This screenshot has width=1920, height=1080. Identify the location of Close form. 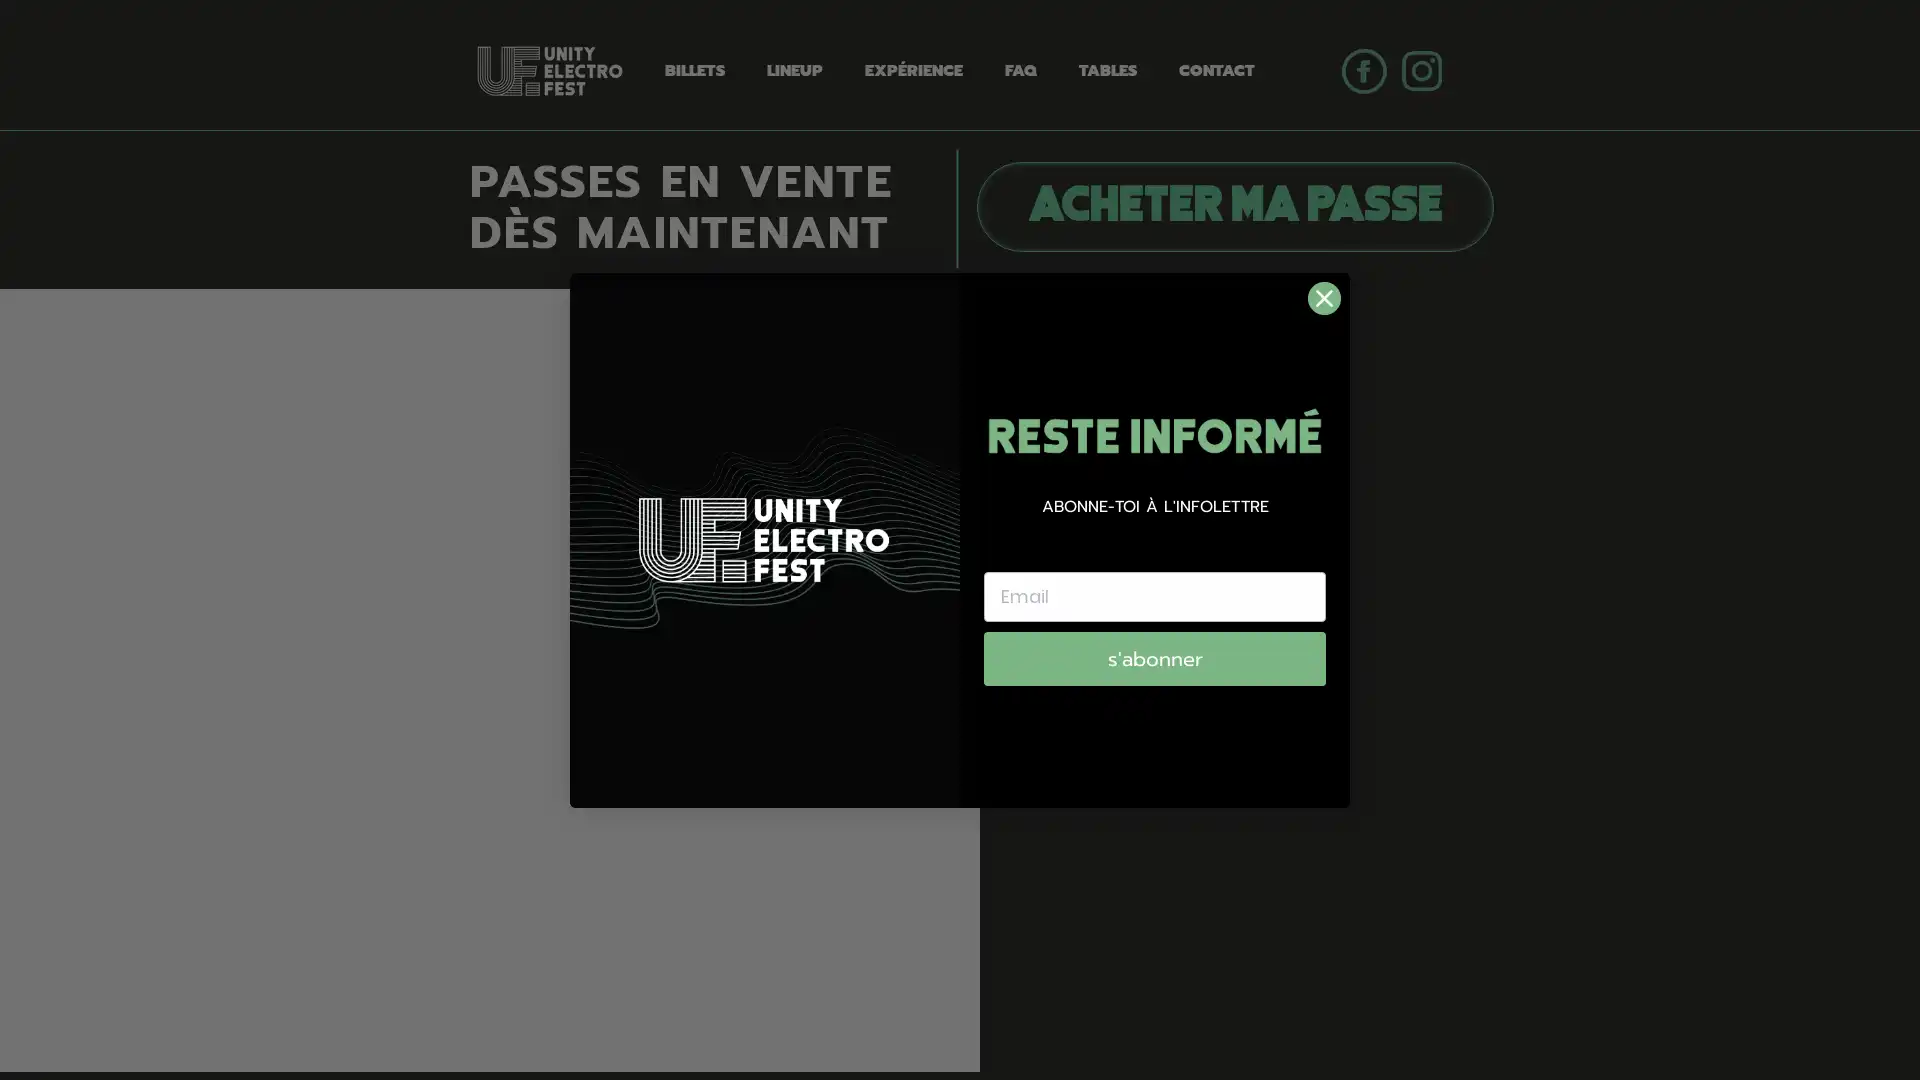
(1324, 297).